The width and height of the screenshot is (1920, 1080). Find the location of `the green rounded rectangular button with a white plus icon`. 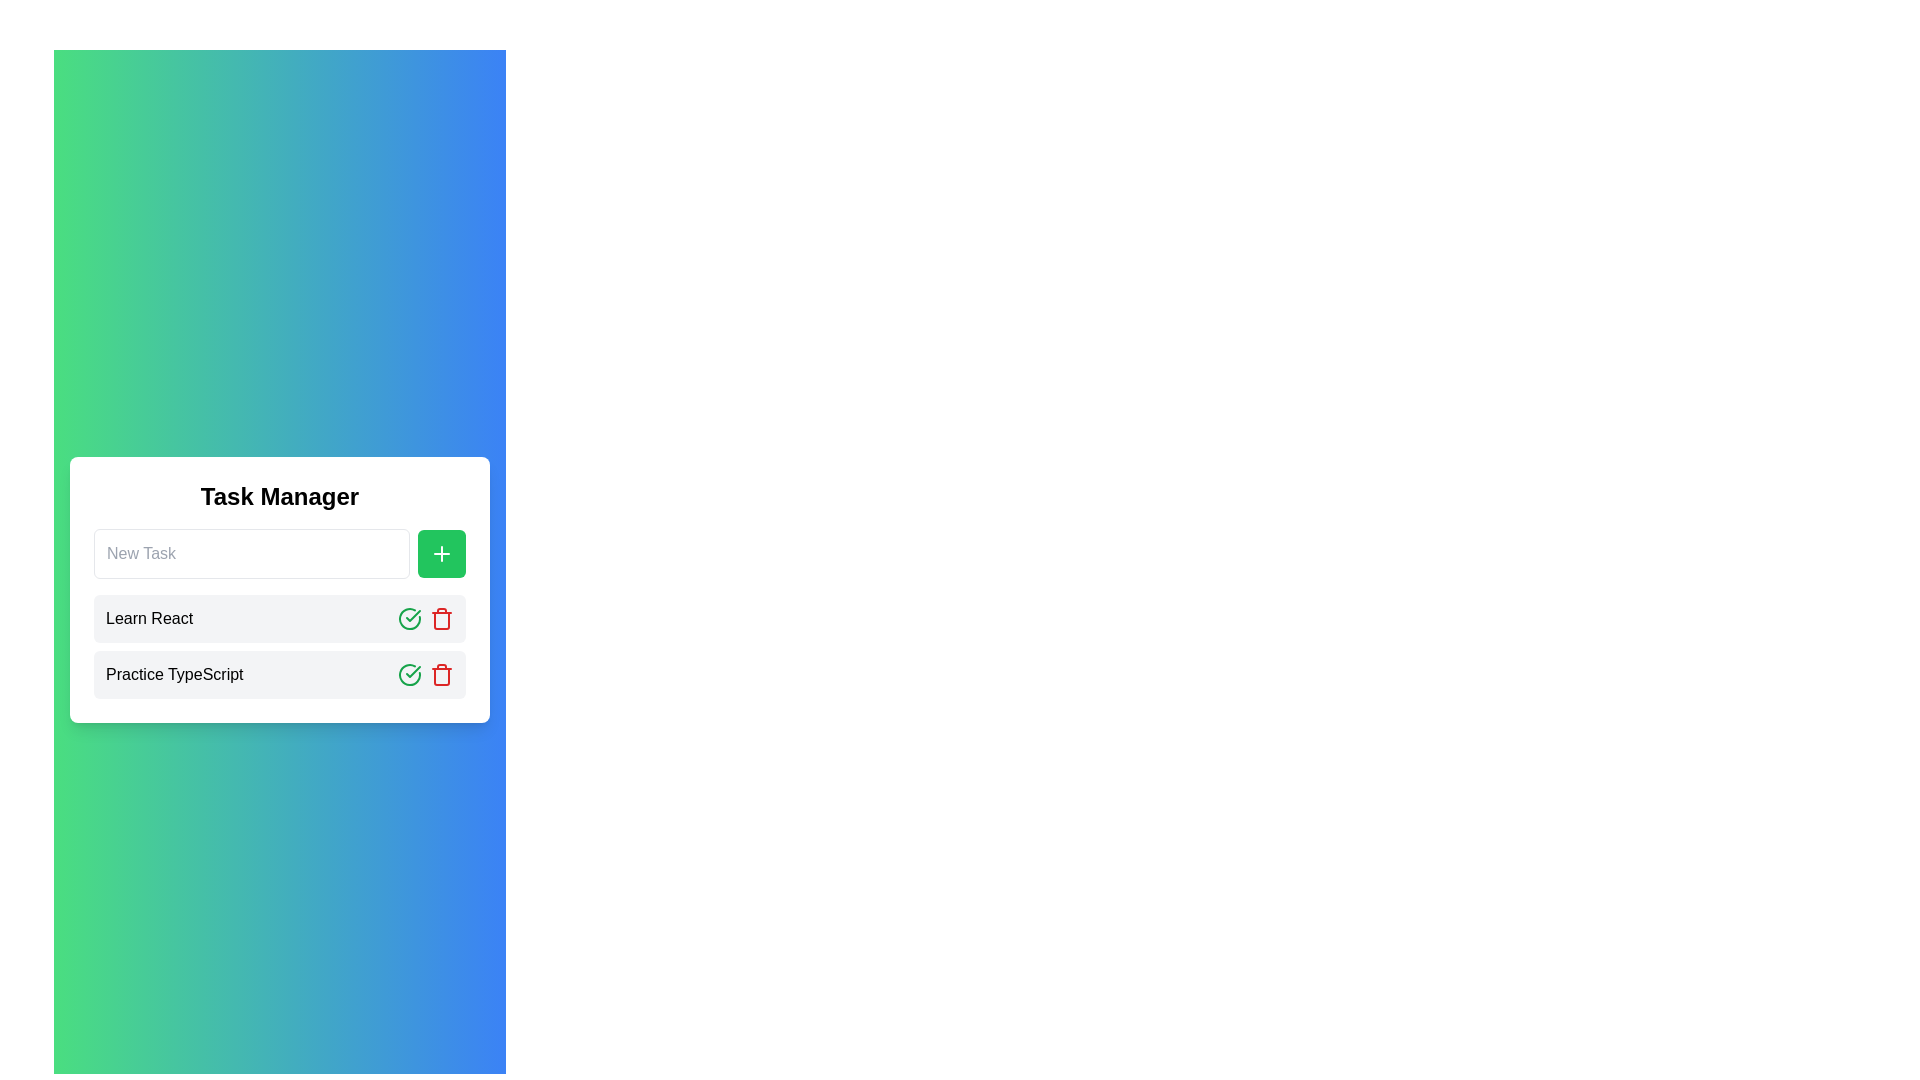

the green rounded rectangular button with a white plus icon is located at coordinates (440, 554).